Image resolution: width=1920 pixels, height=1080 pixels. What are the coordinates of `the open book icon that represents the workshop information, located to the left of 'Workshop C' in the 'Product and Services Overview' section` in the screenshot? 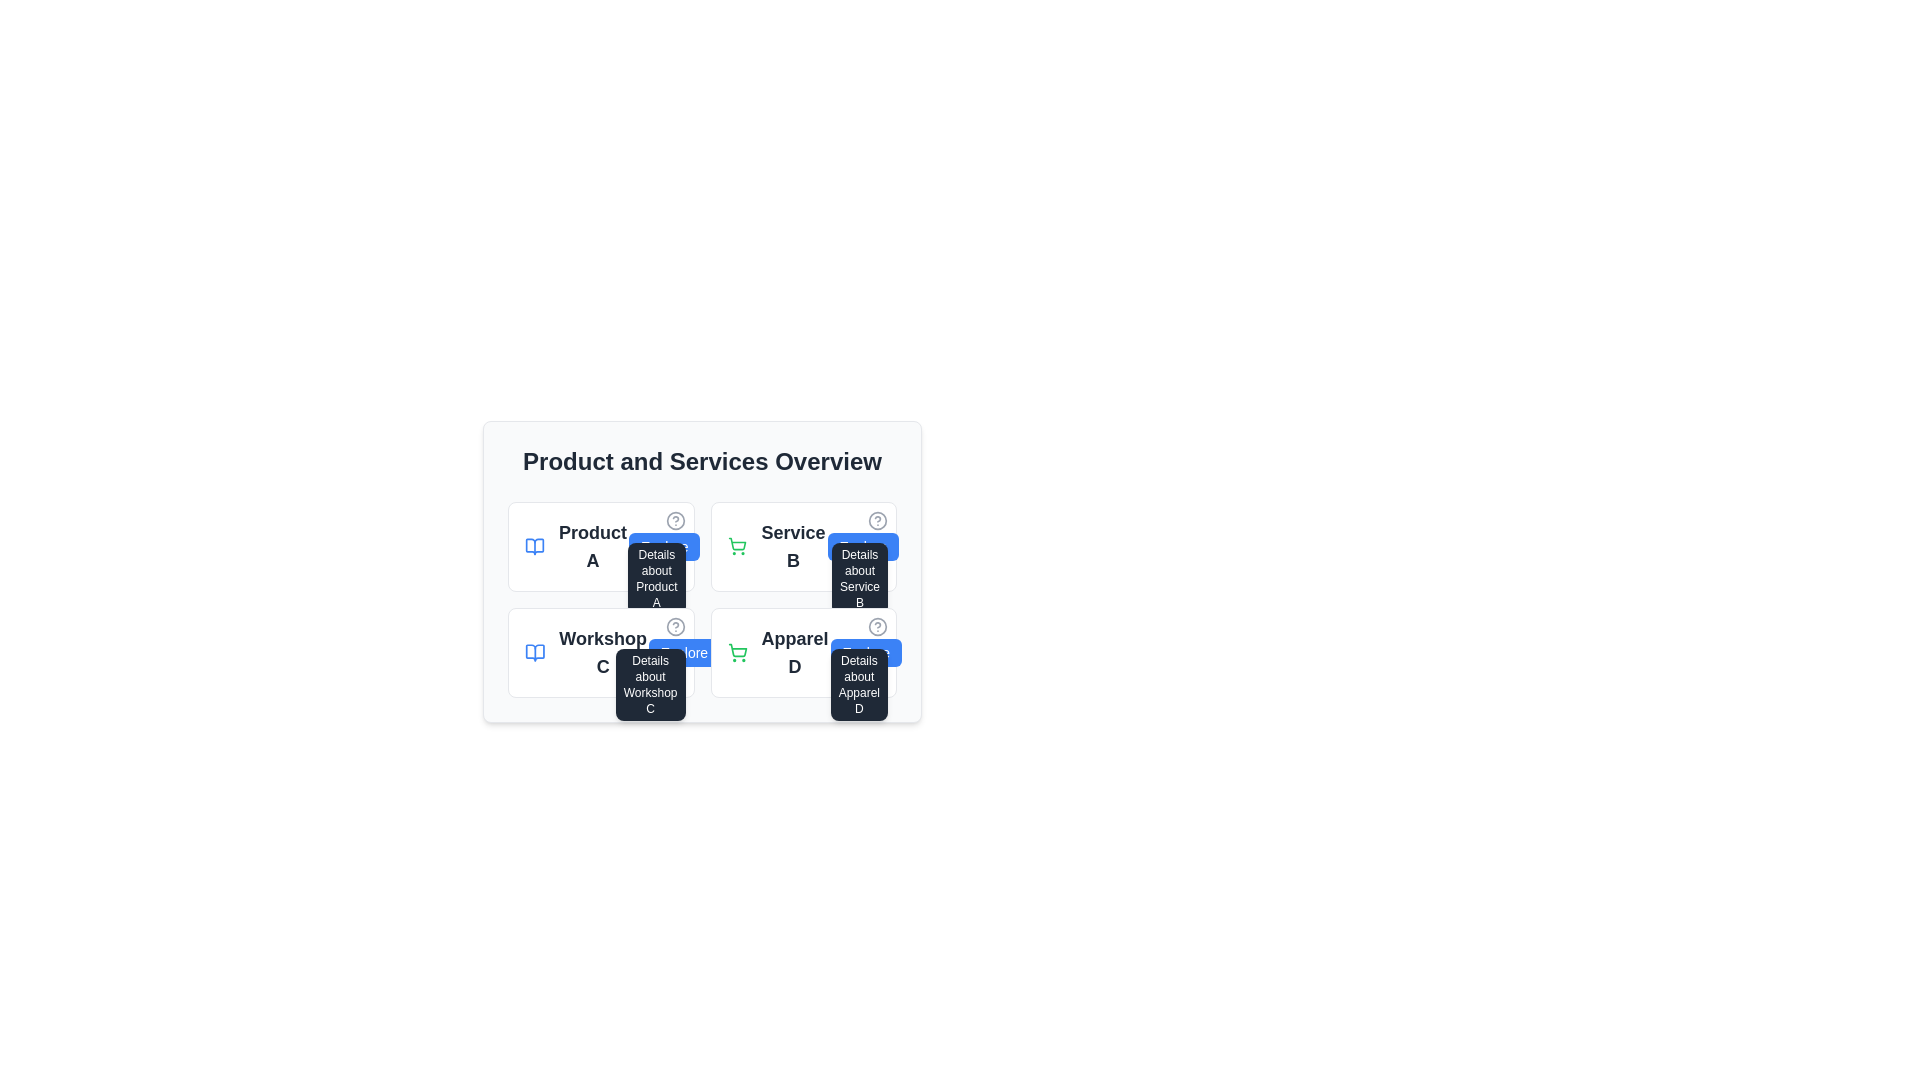 It's located at (534, 652).